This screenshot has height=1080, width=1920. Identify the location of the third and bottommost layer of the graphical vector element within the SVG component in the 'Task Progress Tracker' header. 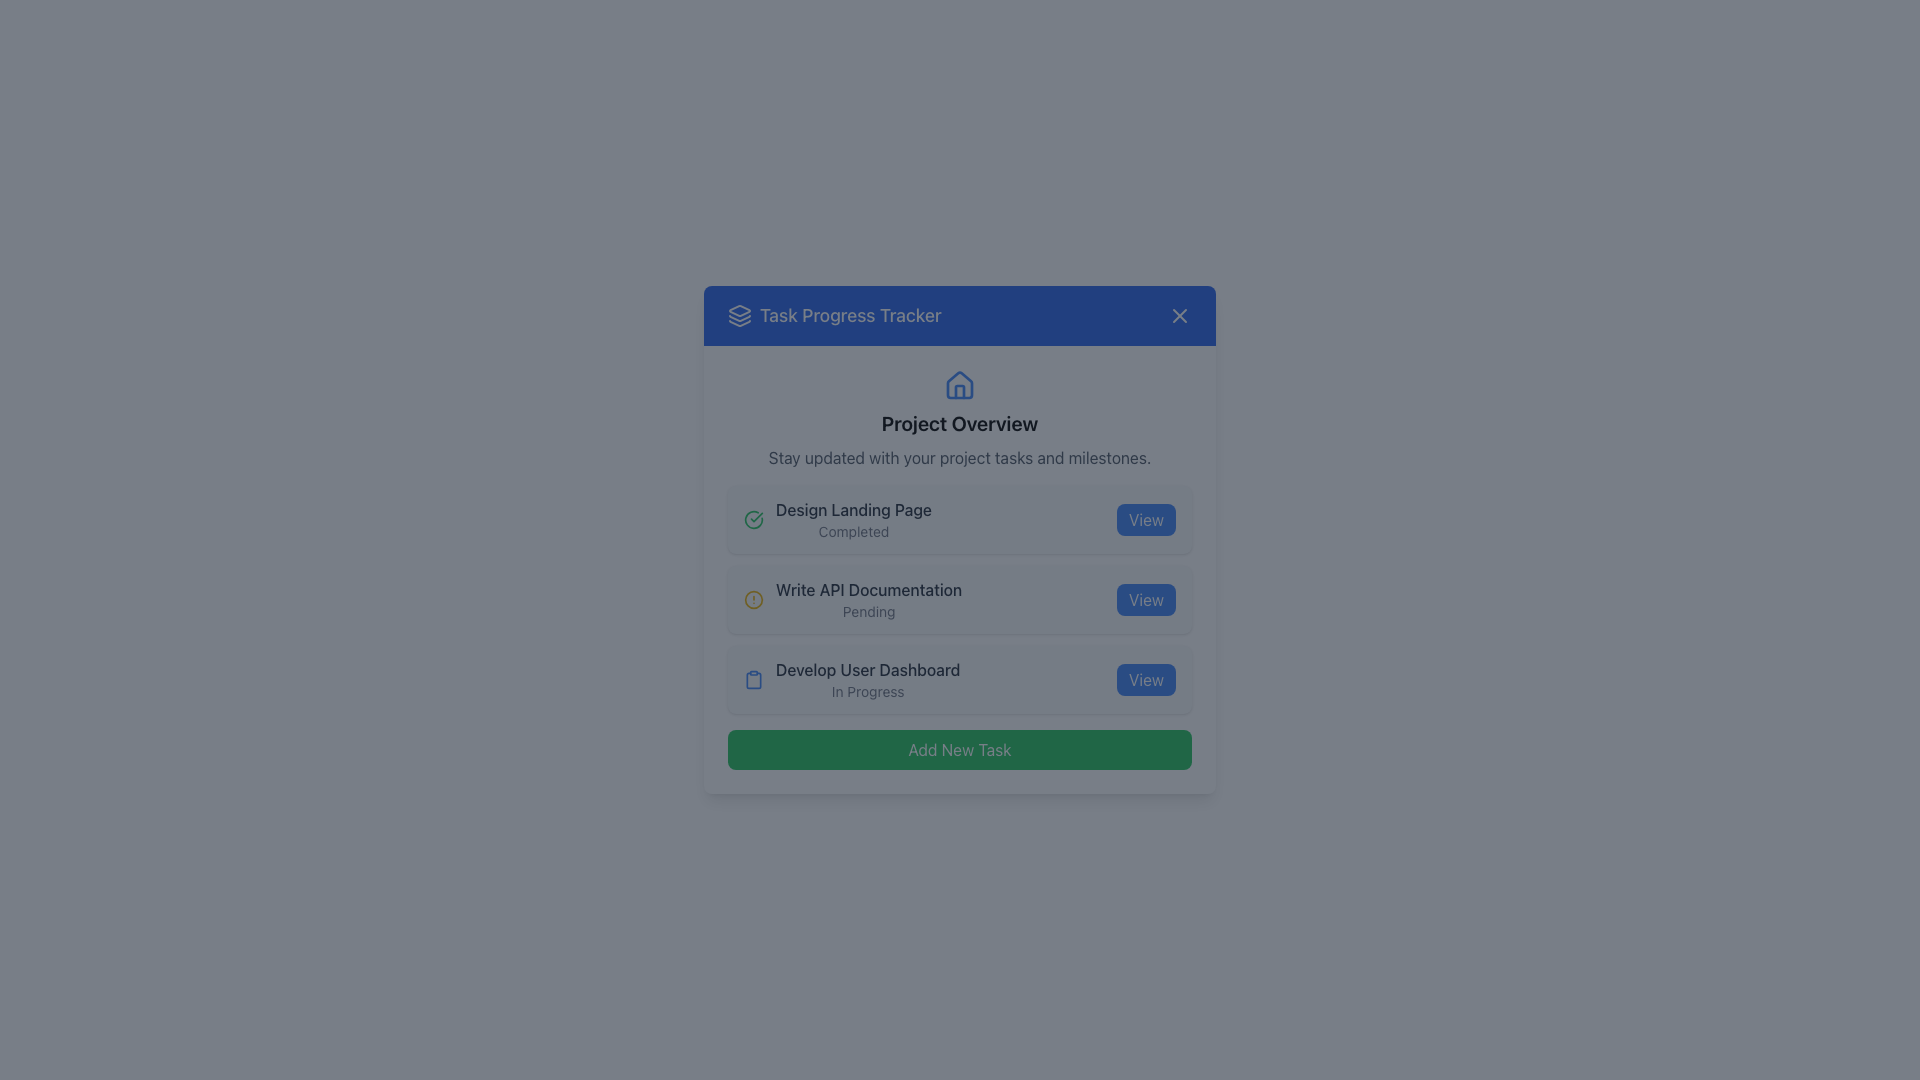
(738, 322).